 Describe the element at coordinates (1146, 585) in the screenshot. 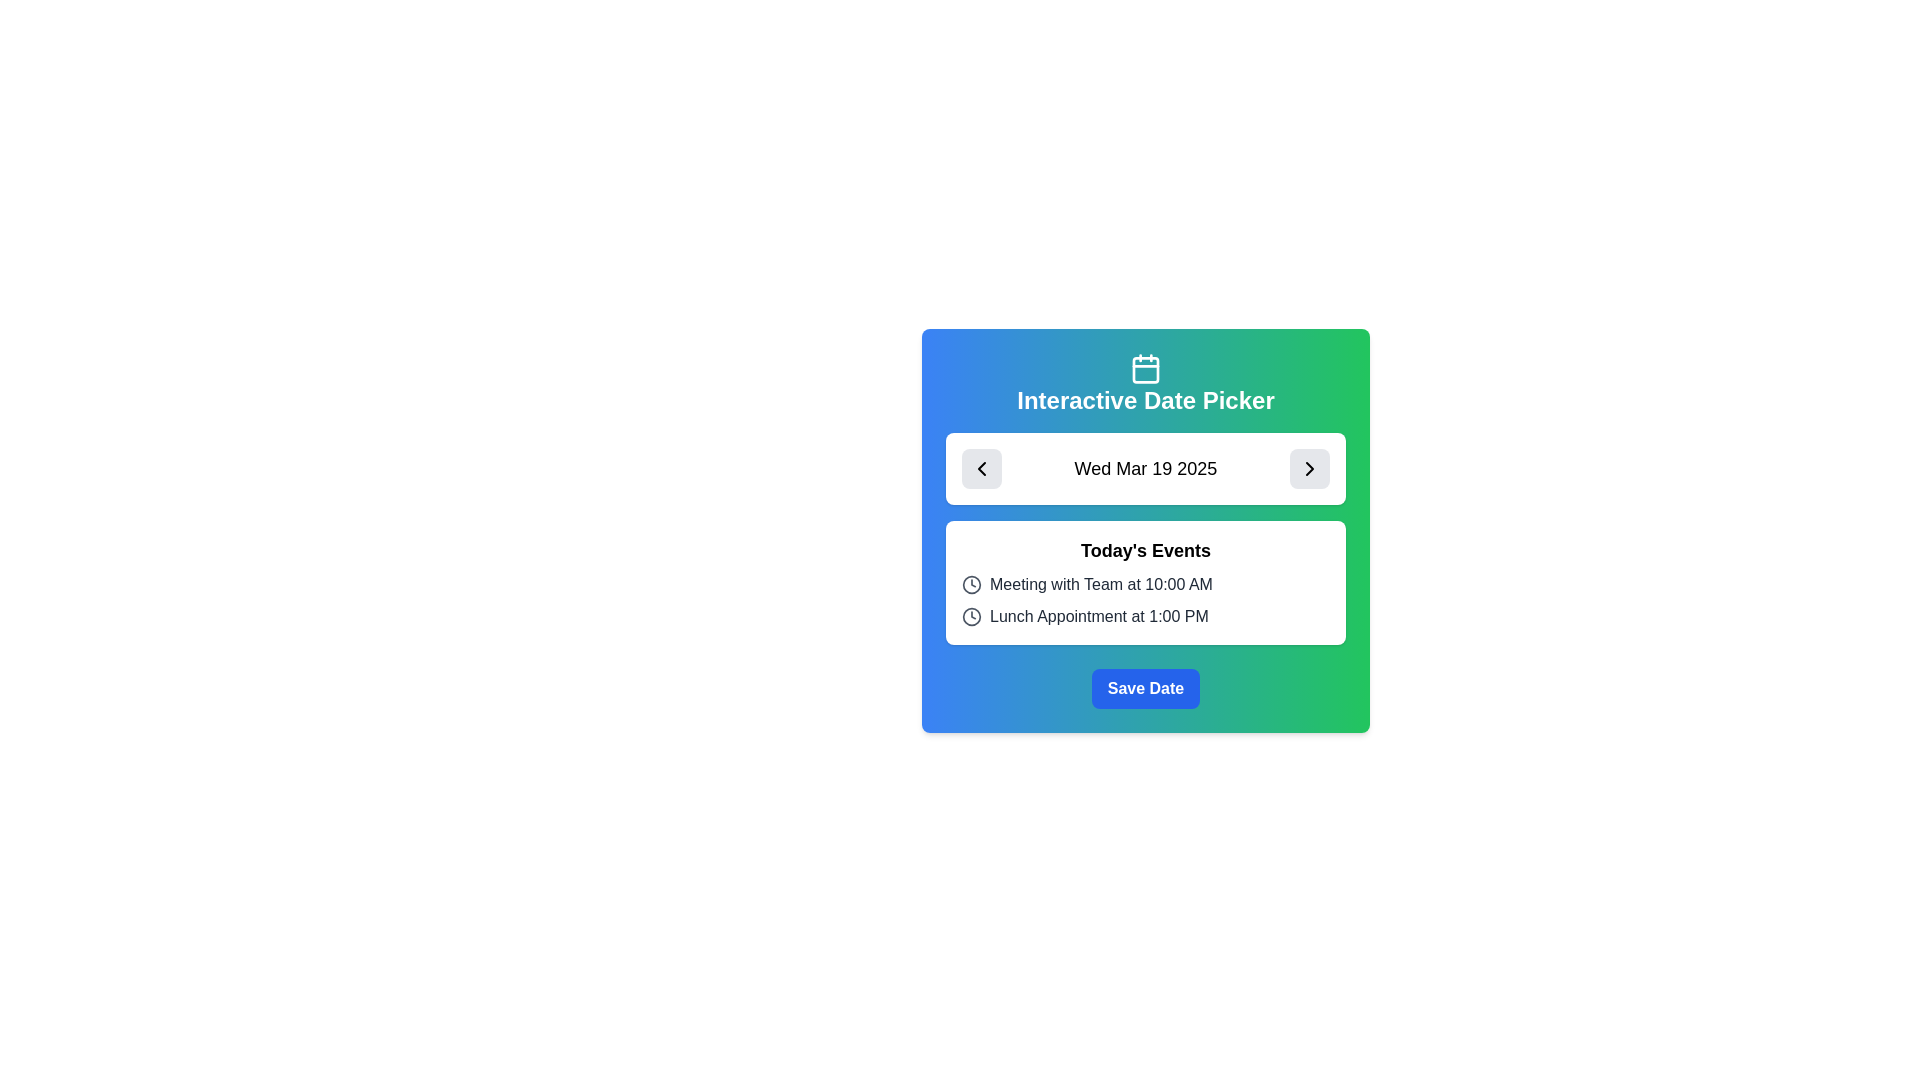

I see `the Text Label with Icon displaying 'Meeting with Team at 10:00 AM', which is the first item under 'Today's Events'` at that location.